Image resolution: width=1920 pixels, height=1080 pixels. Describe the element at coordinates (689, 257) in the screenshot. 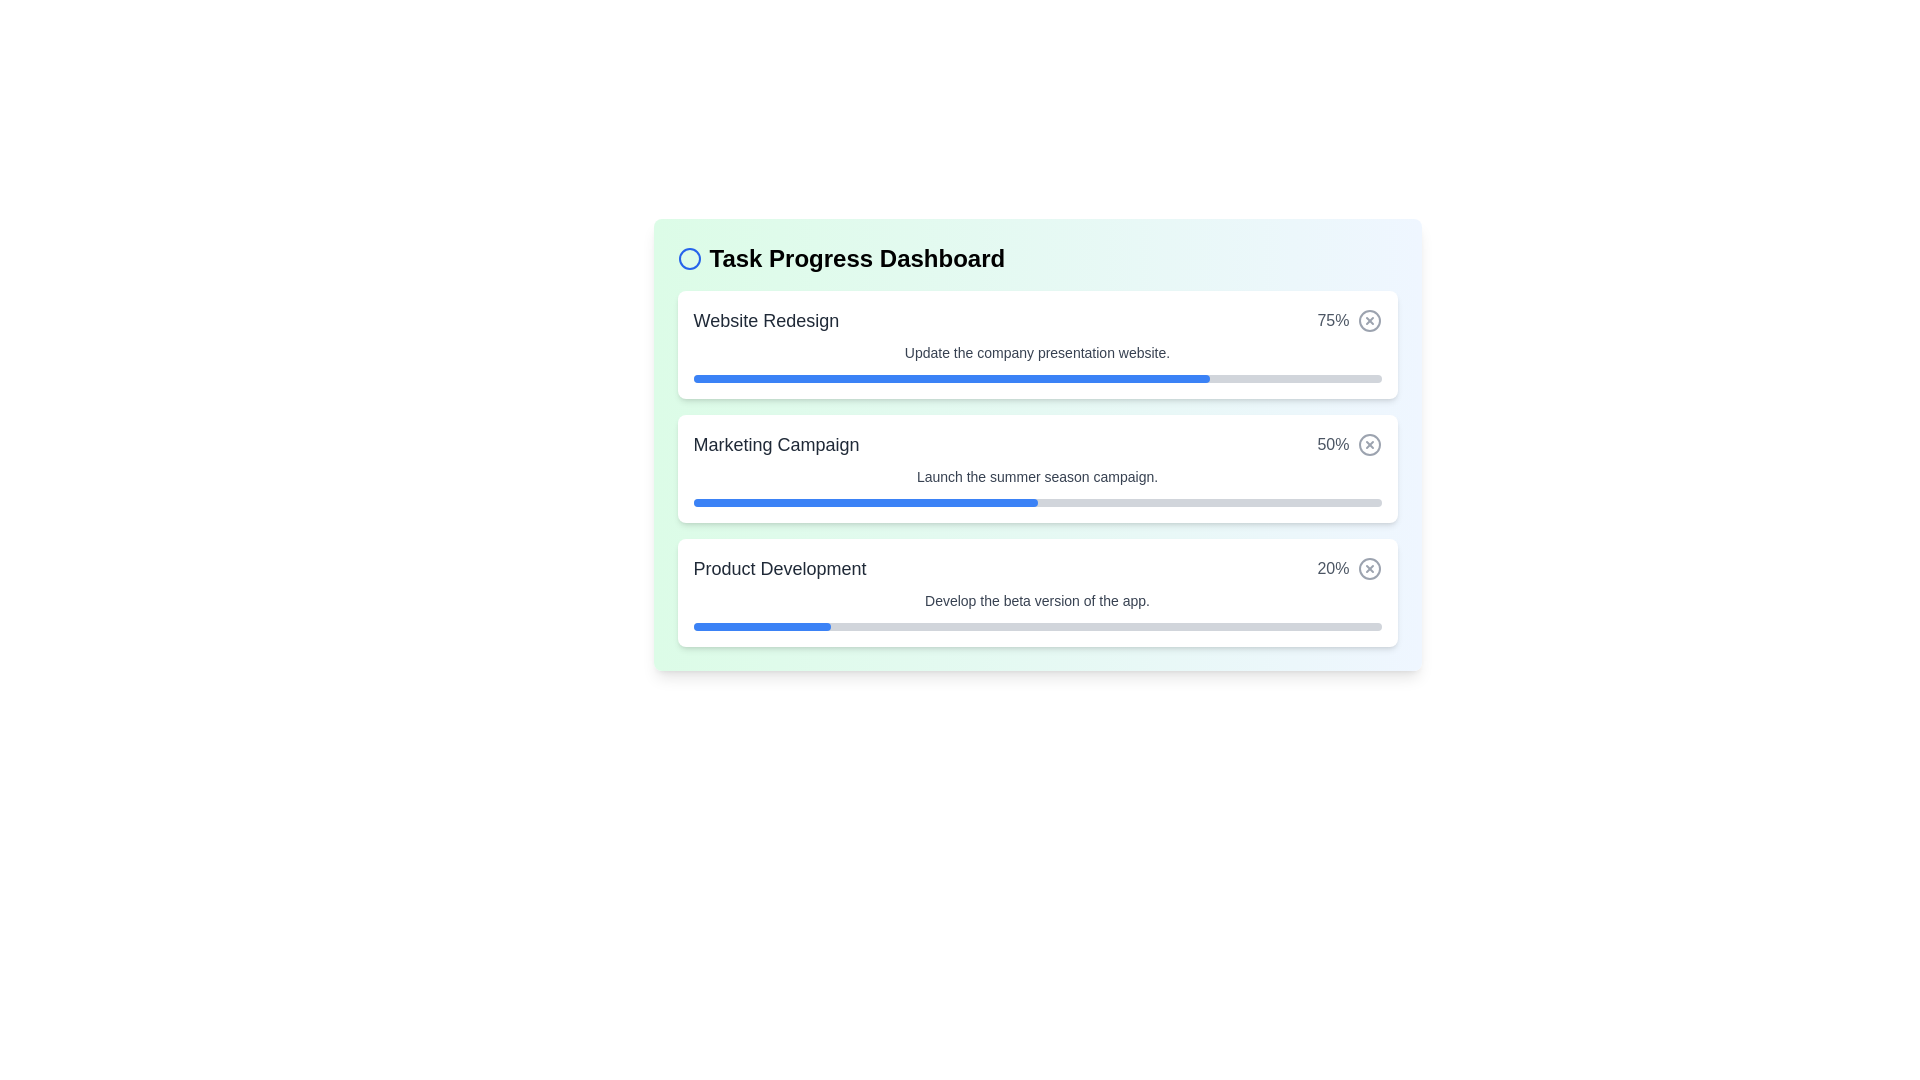

I see `the blue circular decorative icon located to the immediate left of the 'Task Progress Dashboard' text header` at that location.